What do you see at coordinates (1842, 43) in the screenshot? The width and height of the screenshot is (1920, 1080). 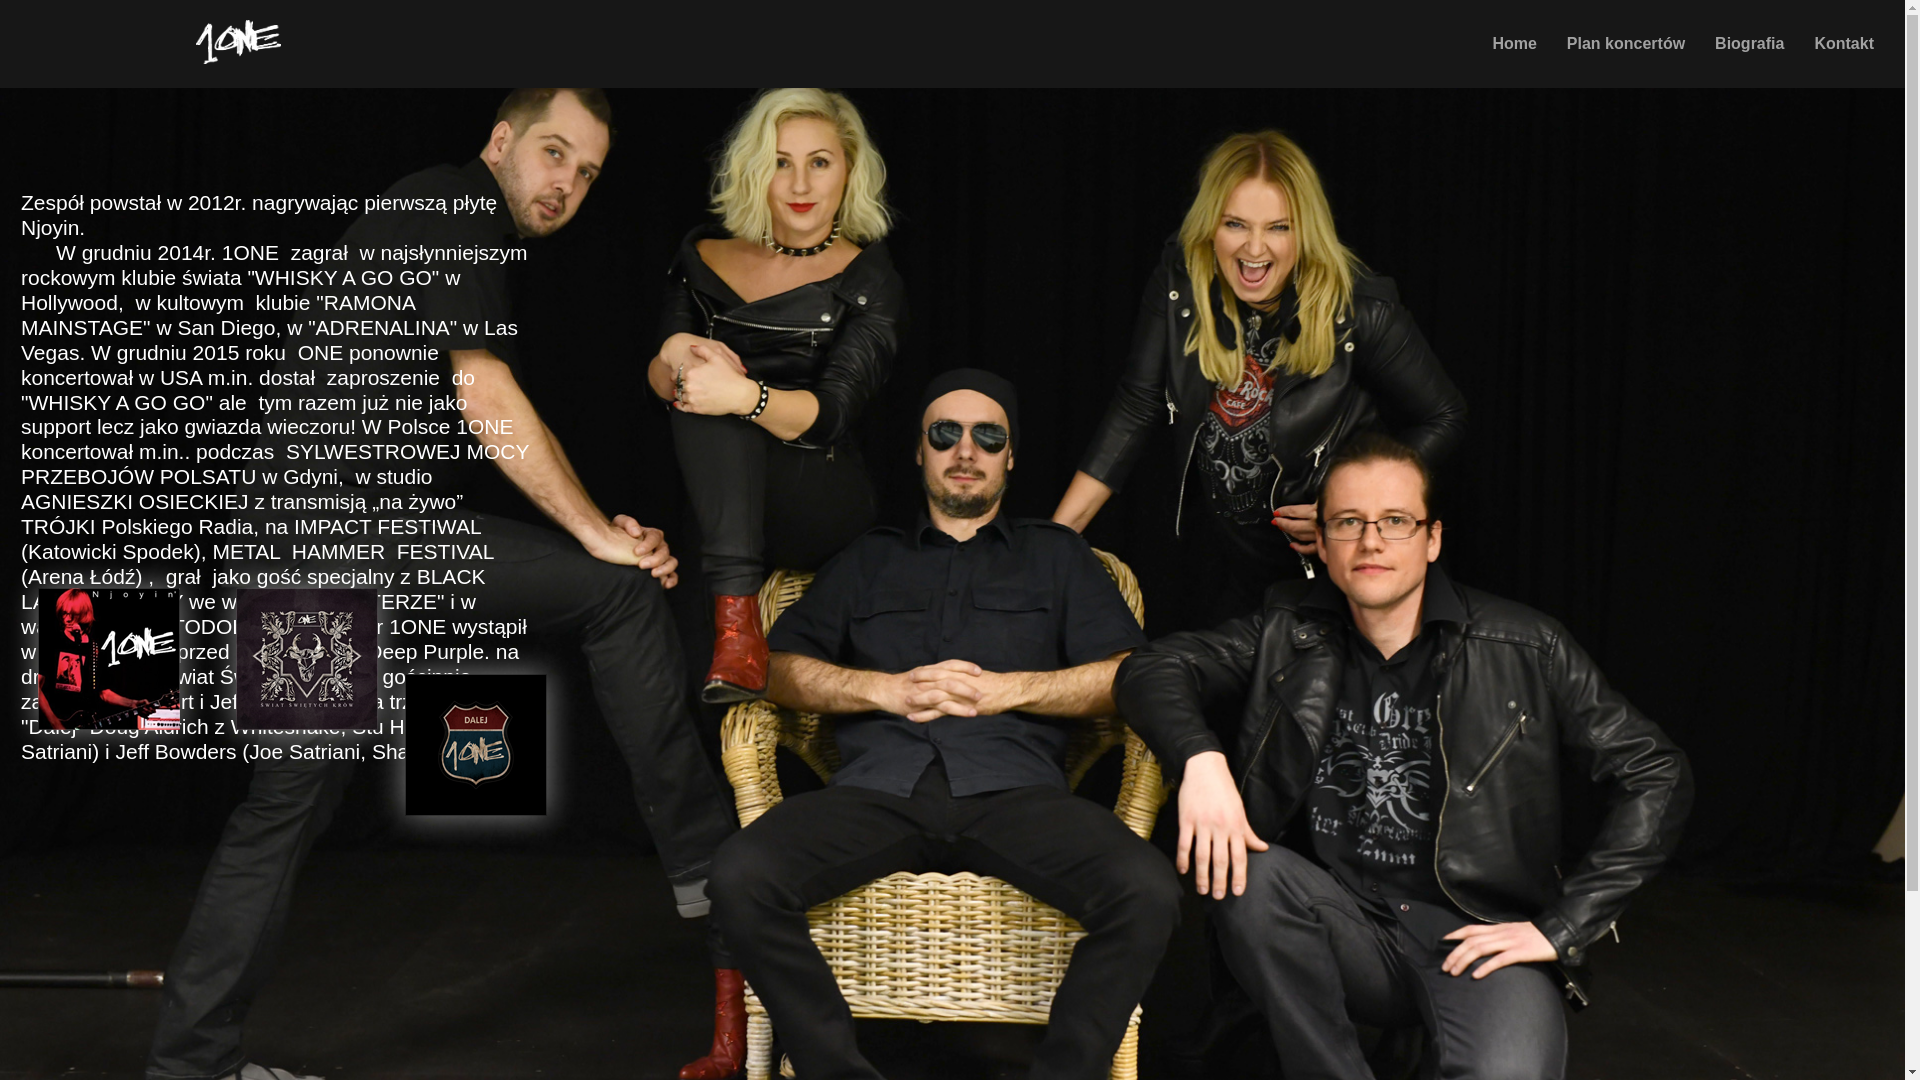 I see `'Kontakt'` at bounding box center [1842, 43].